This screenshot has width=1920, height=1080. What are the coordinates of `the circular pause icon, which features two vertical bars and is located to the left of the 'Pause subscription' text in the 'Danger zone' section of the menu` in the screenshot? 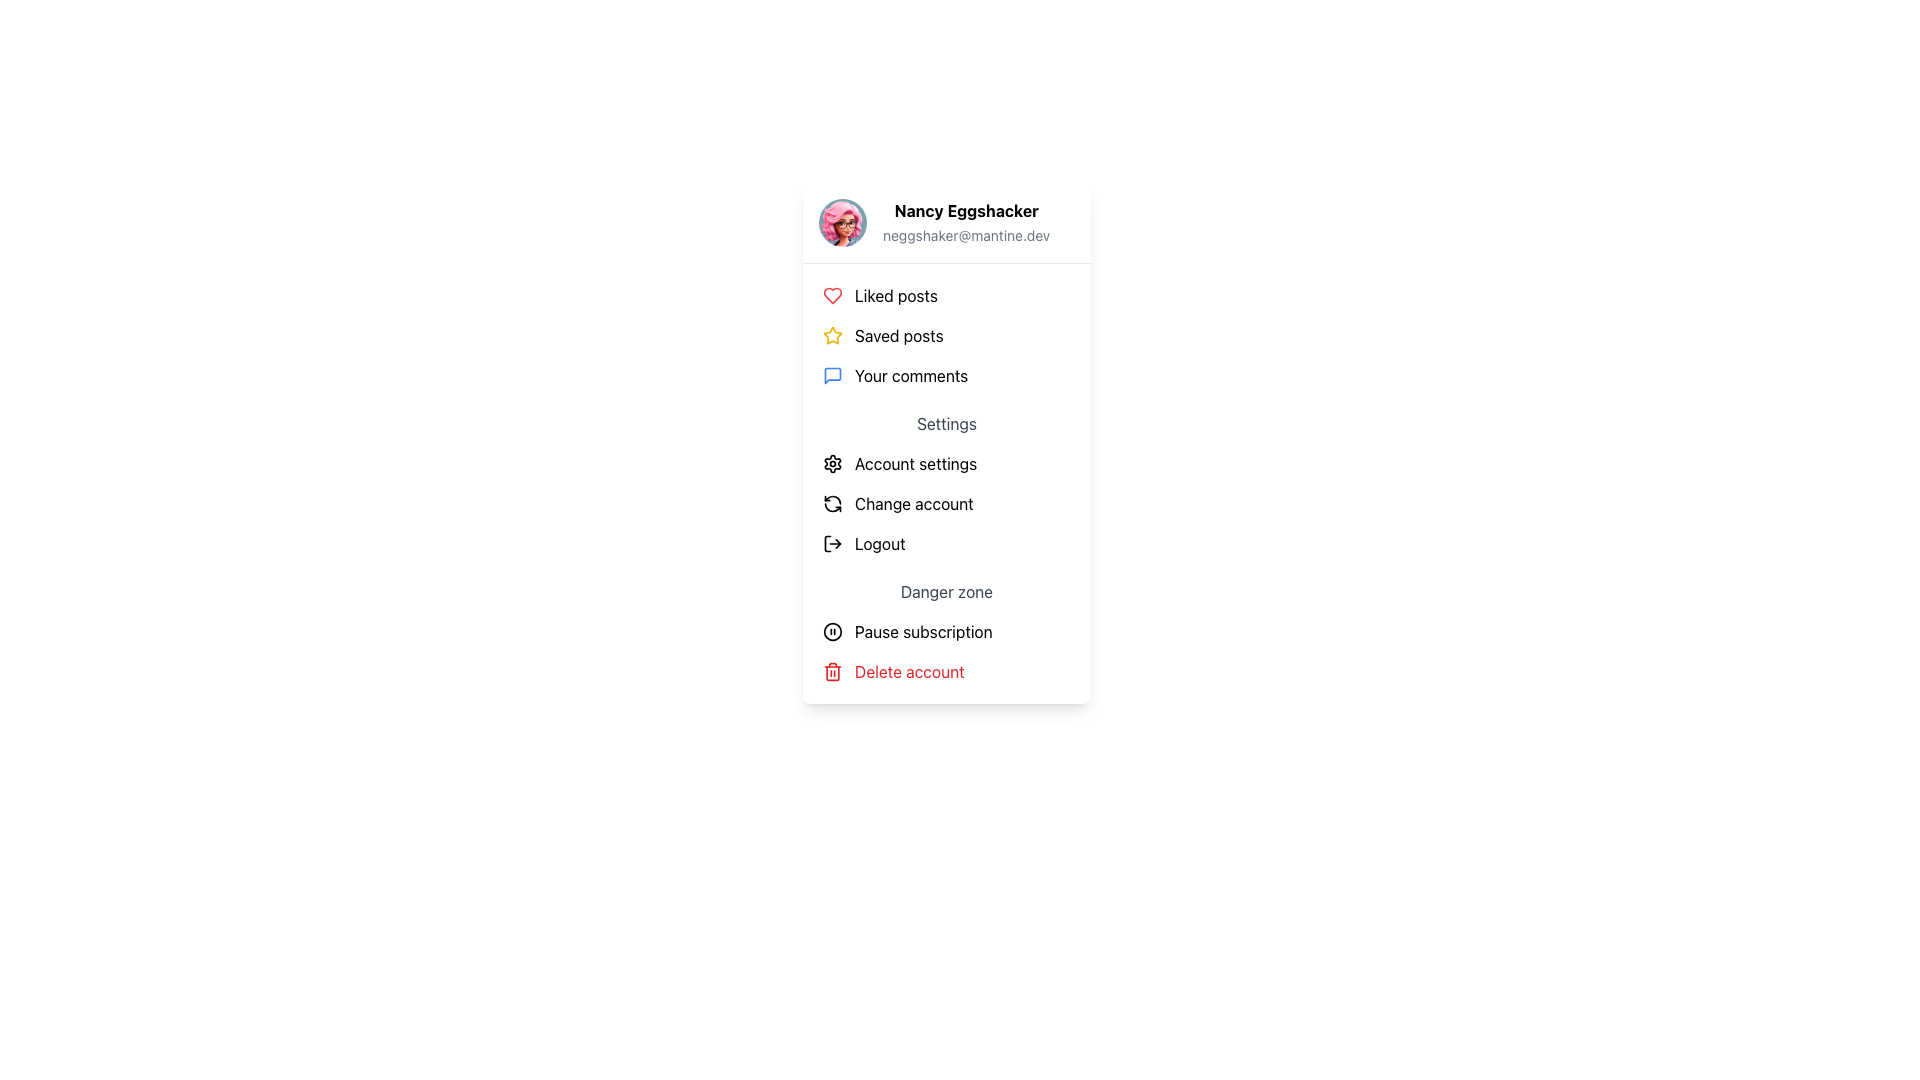 It's located at (833, 632).